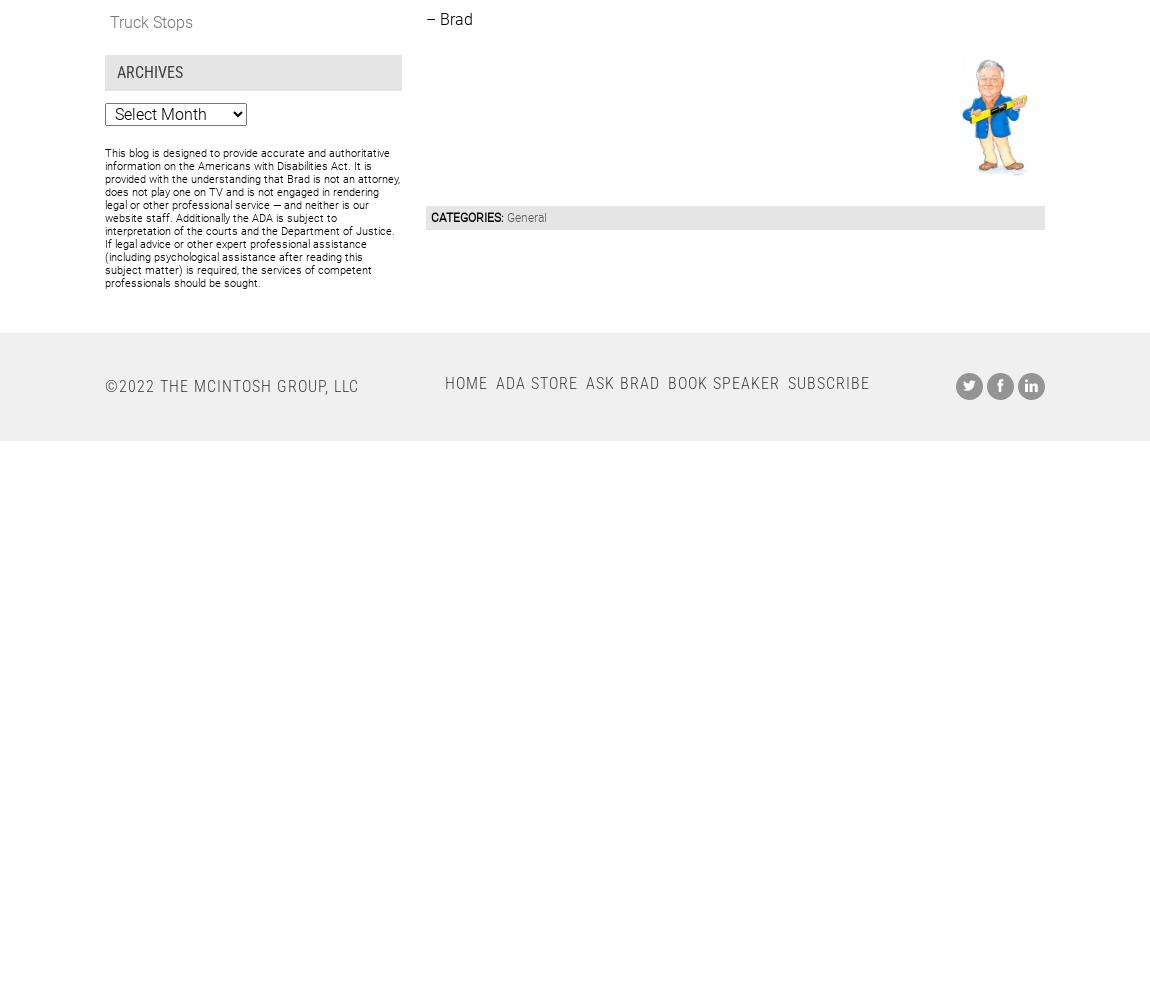  Describe the element at coordinates (230, 385) in the screenshot. I see `'©2022 THE MCINTOSH GROUP, LLC'` at that location.